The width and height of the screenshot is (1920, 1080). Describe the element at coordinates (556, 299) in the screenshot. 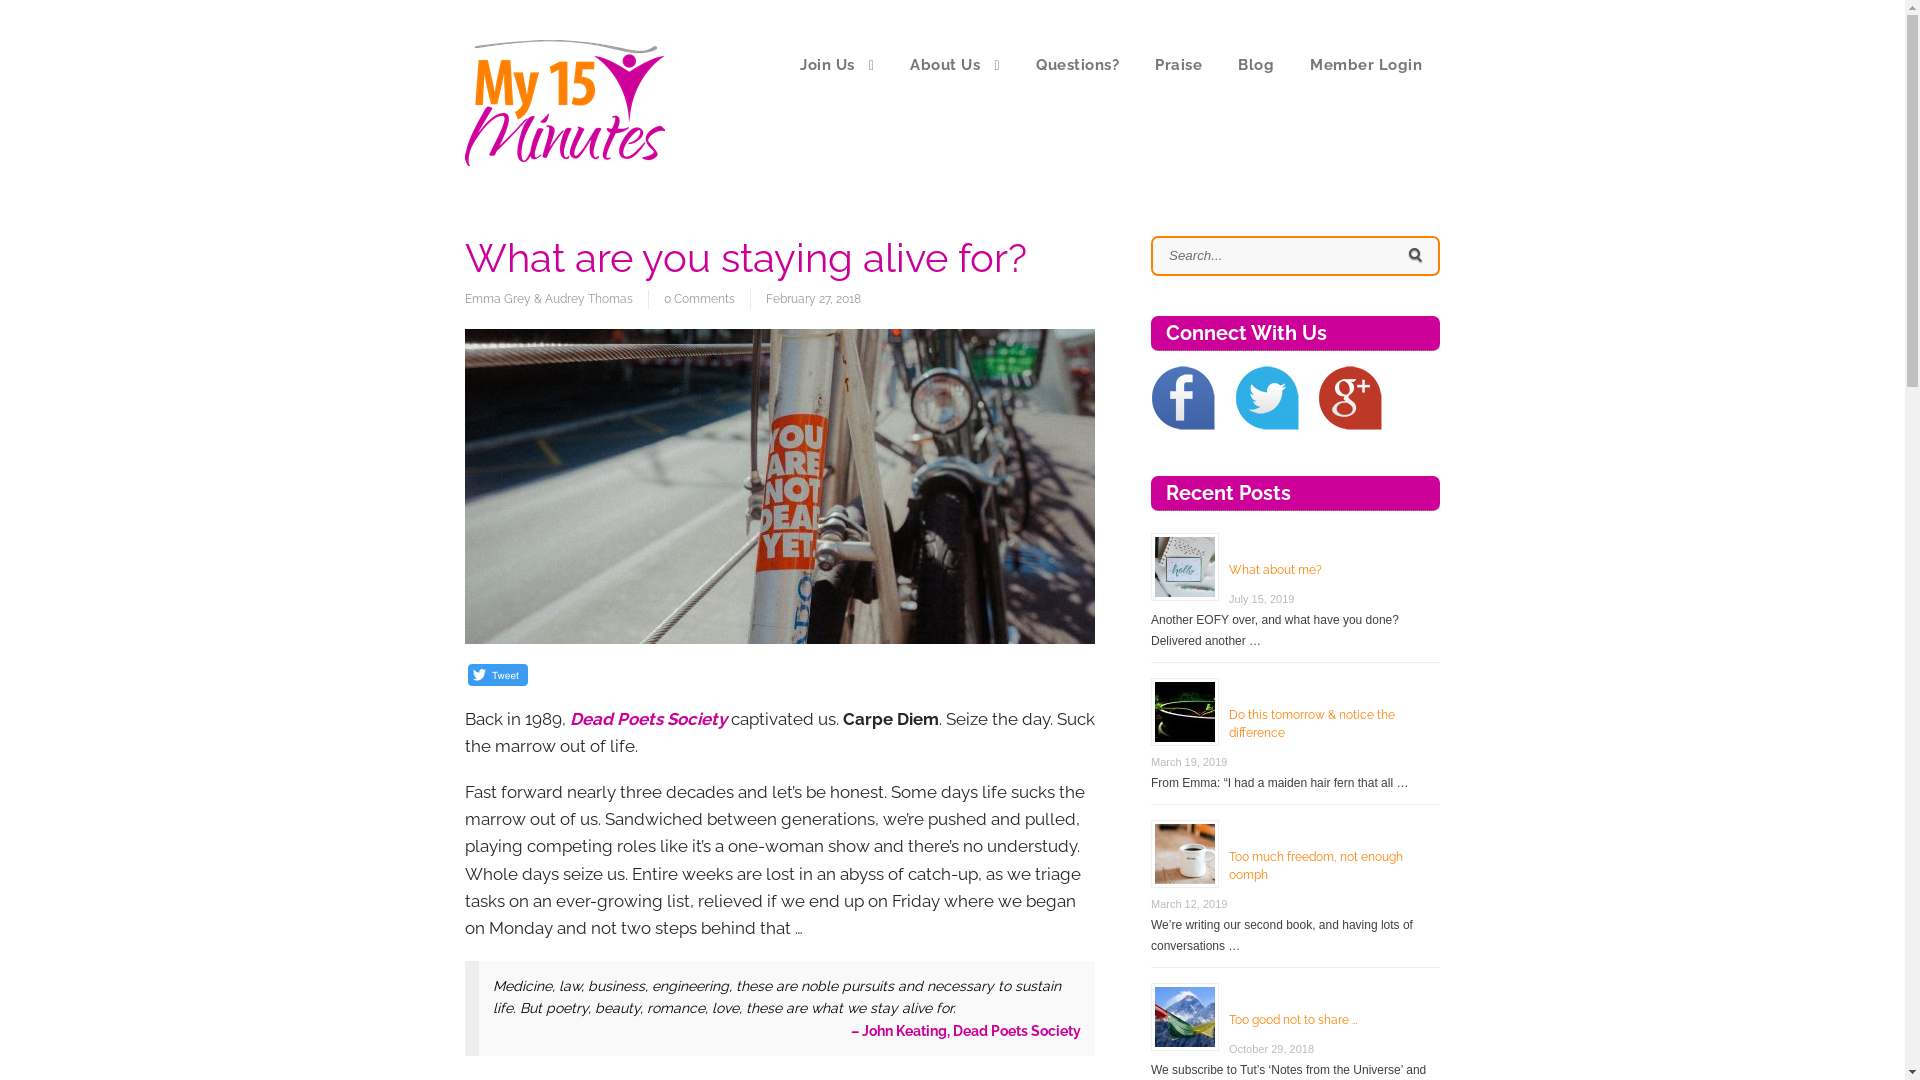

I see `'Emma Grey & Audrey Thomas'` at that location.